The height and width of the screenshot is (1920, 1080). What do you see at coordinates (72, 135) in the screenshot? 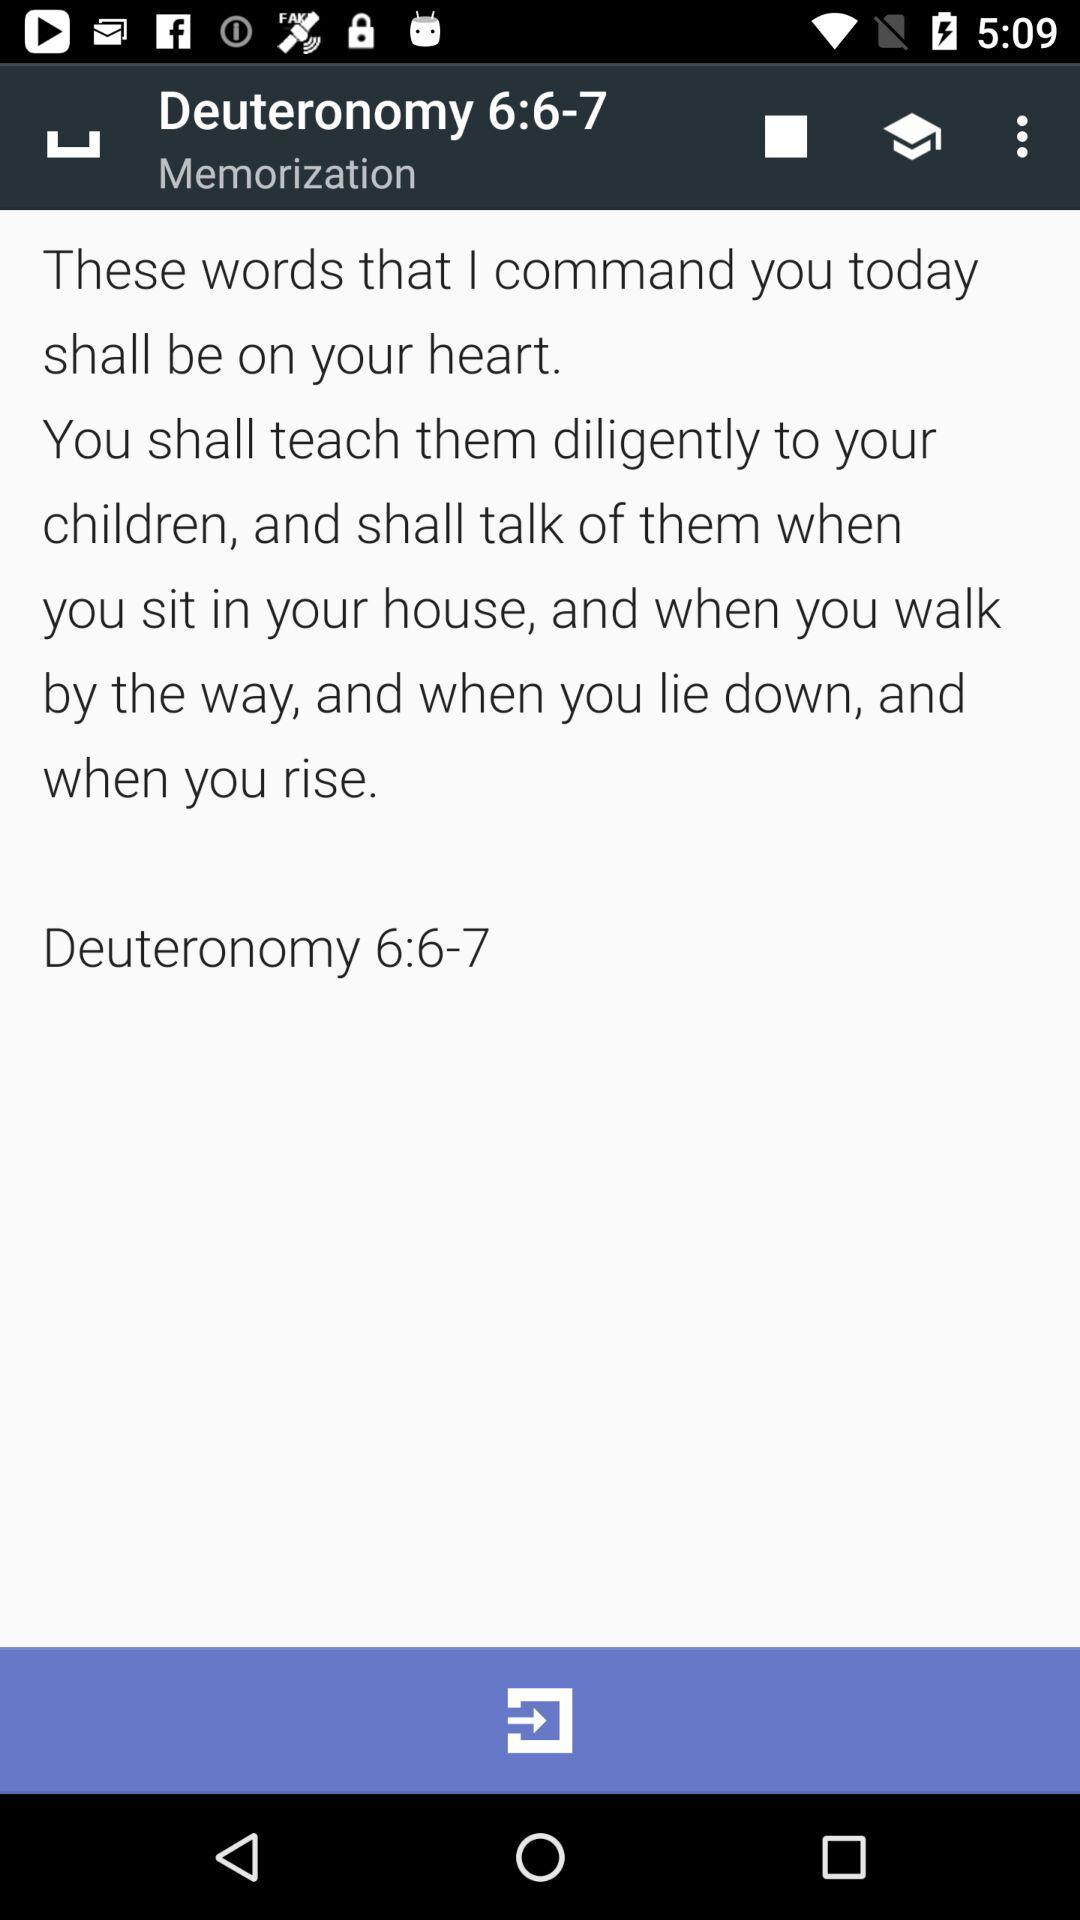
I see `the item above these words that` at bounding box center [72, 135].